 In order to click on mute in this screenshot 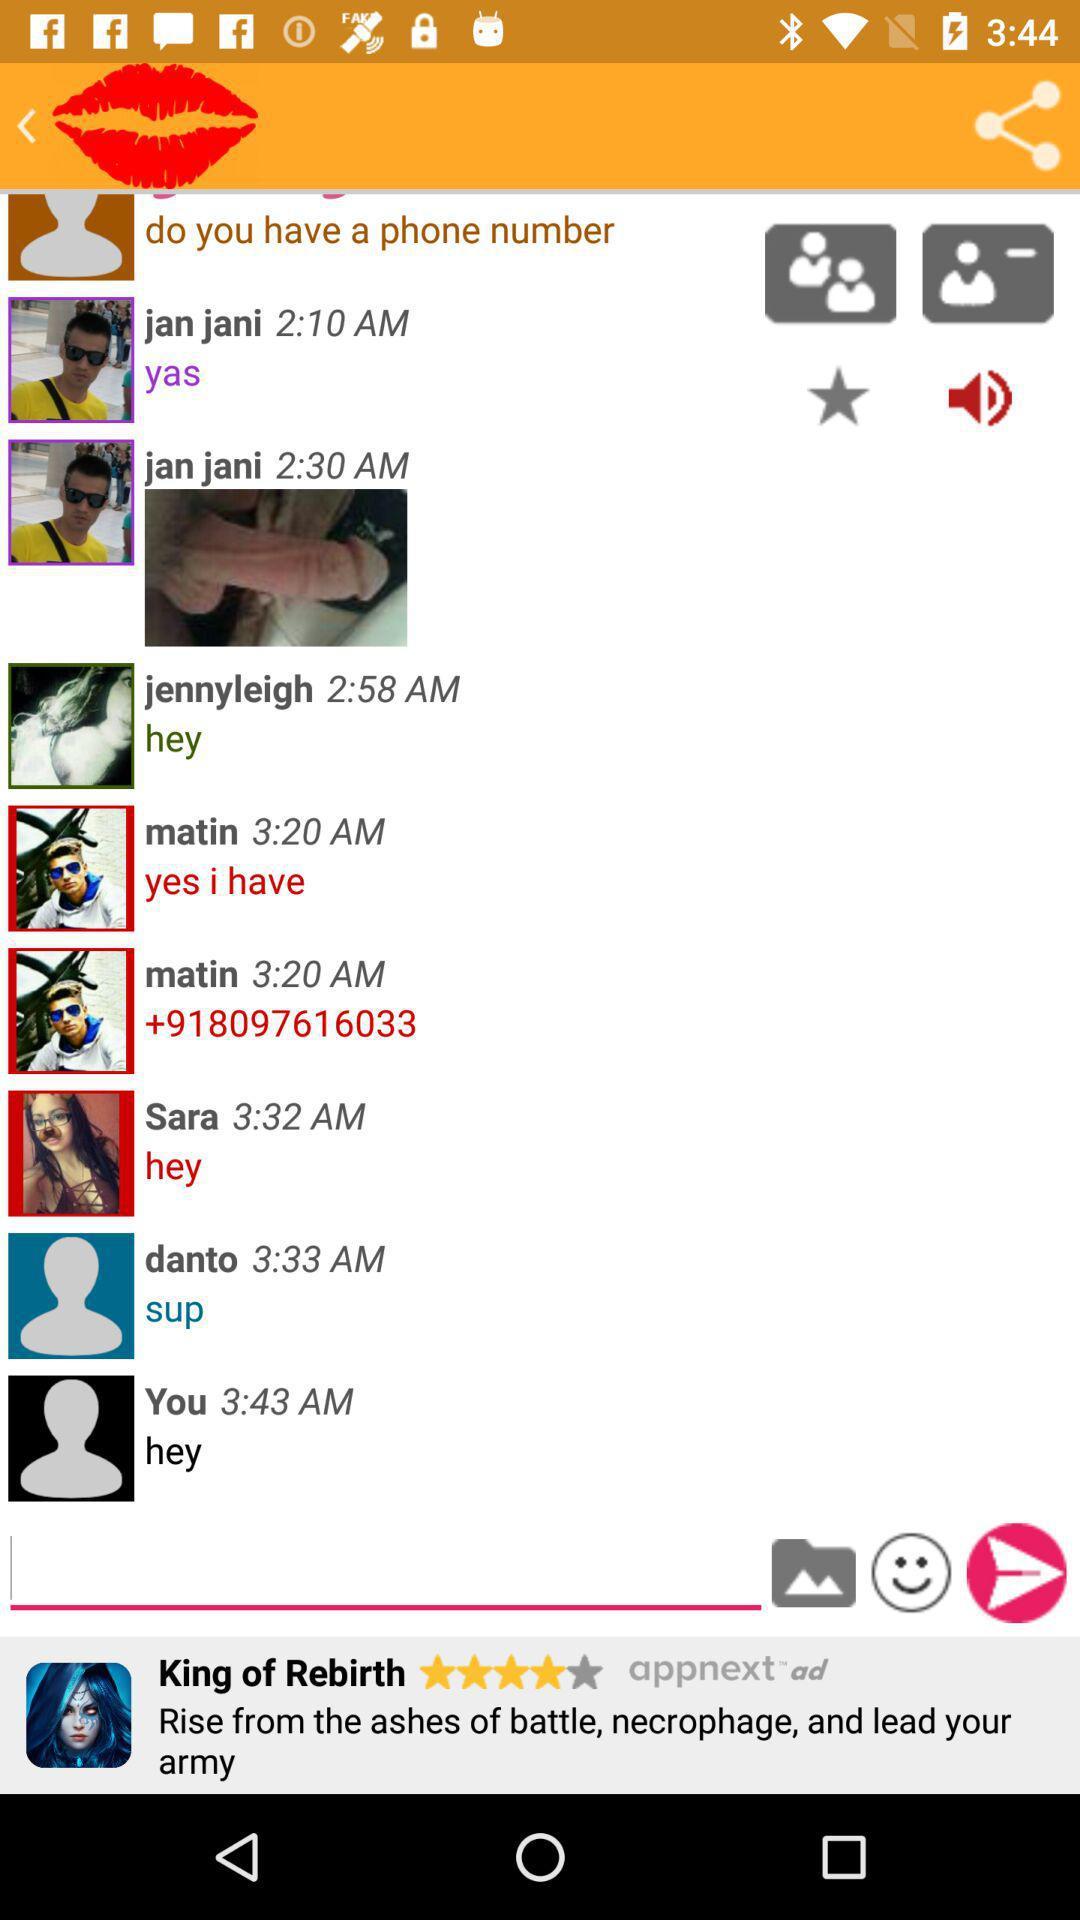, I will do `click(979, 396)`.